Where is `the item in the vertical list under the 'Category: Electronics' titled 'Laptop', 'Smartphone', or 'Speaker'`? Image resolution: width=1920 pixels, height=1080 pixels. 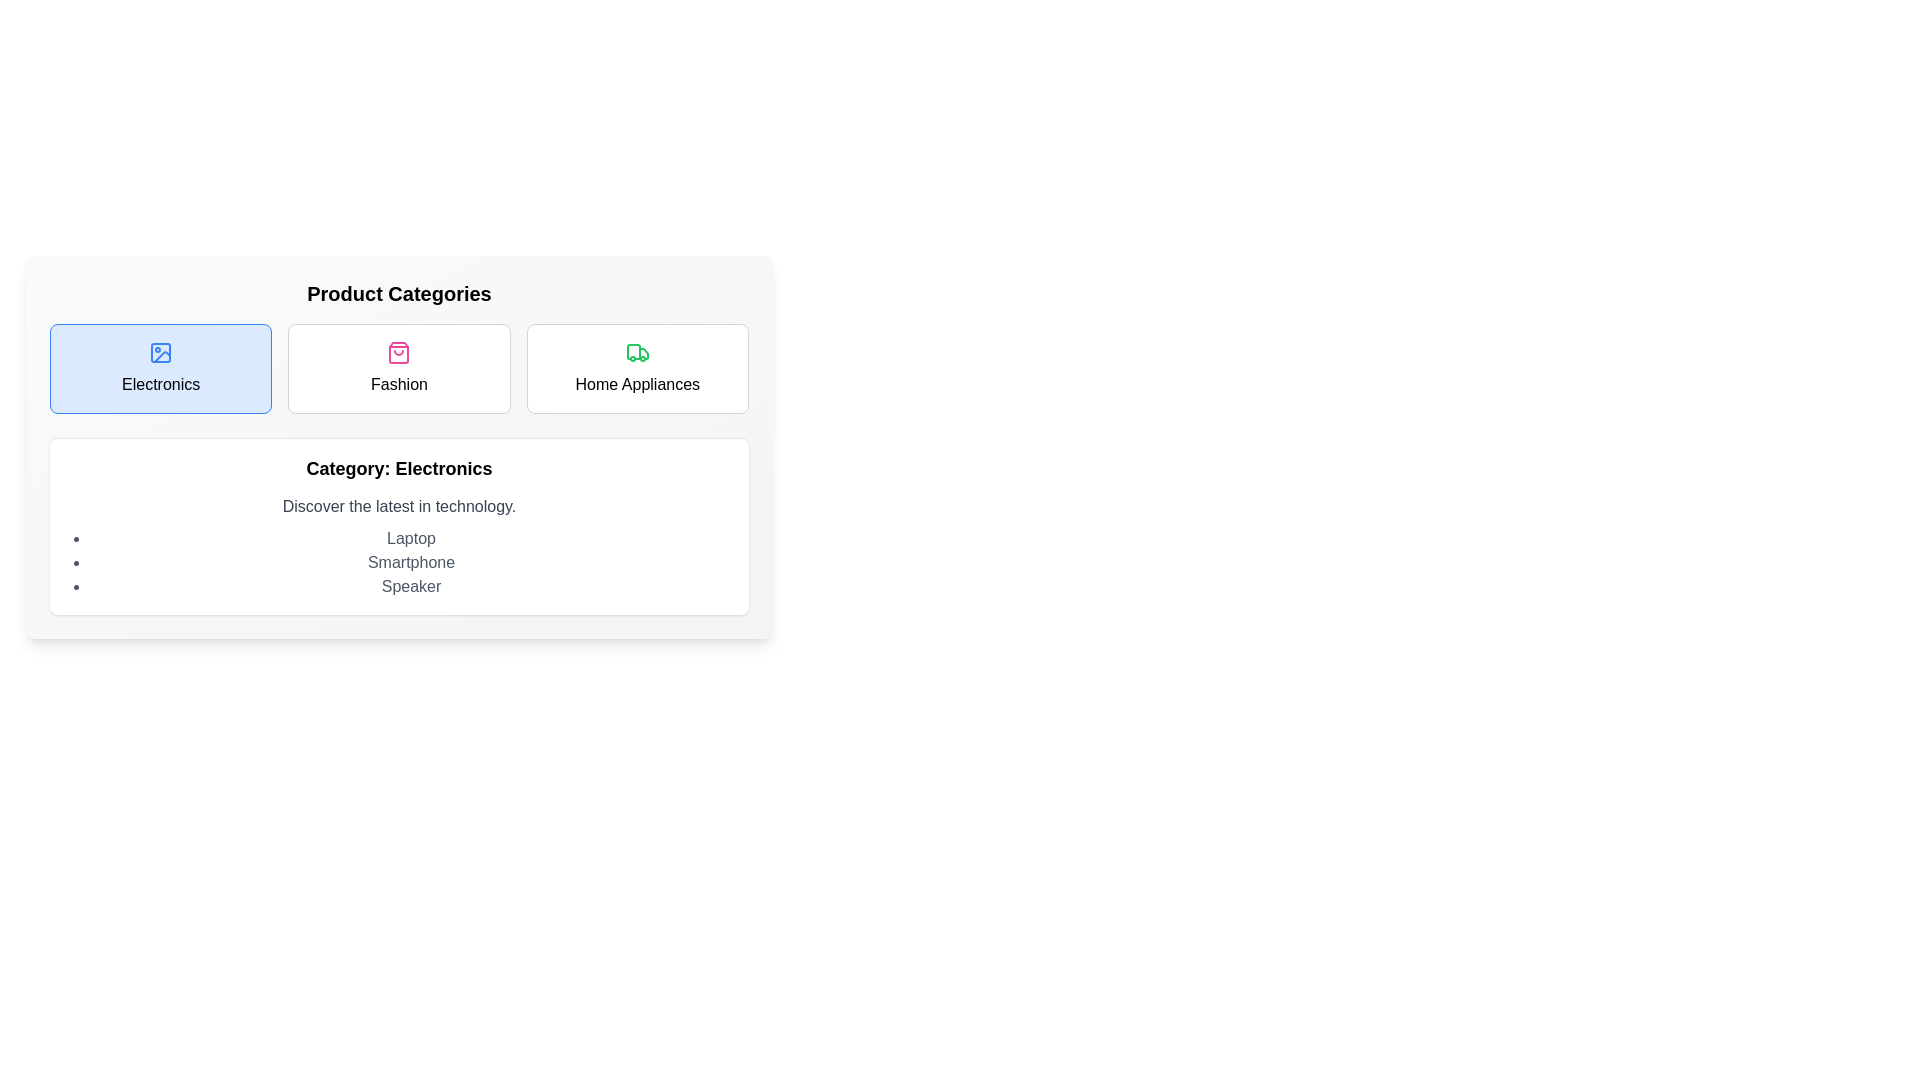 the item in the vertical list under the 'Category: Electronics' titled 'Laptop', 'Smartphone', or 'Speaker' is located at coordinates (410, 563).